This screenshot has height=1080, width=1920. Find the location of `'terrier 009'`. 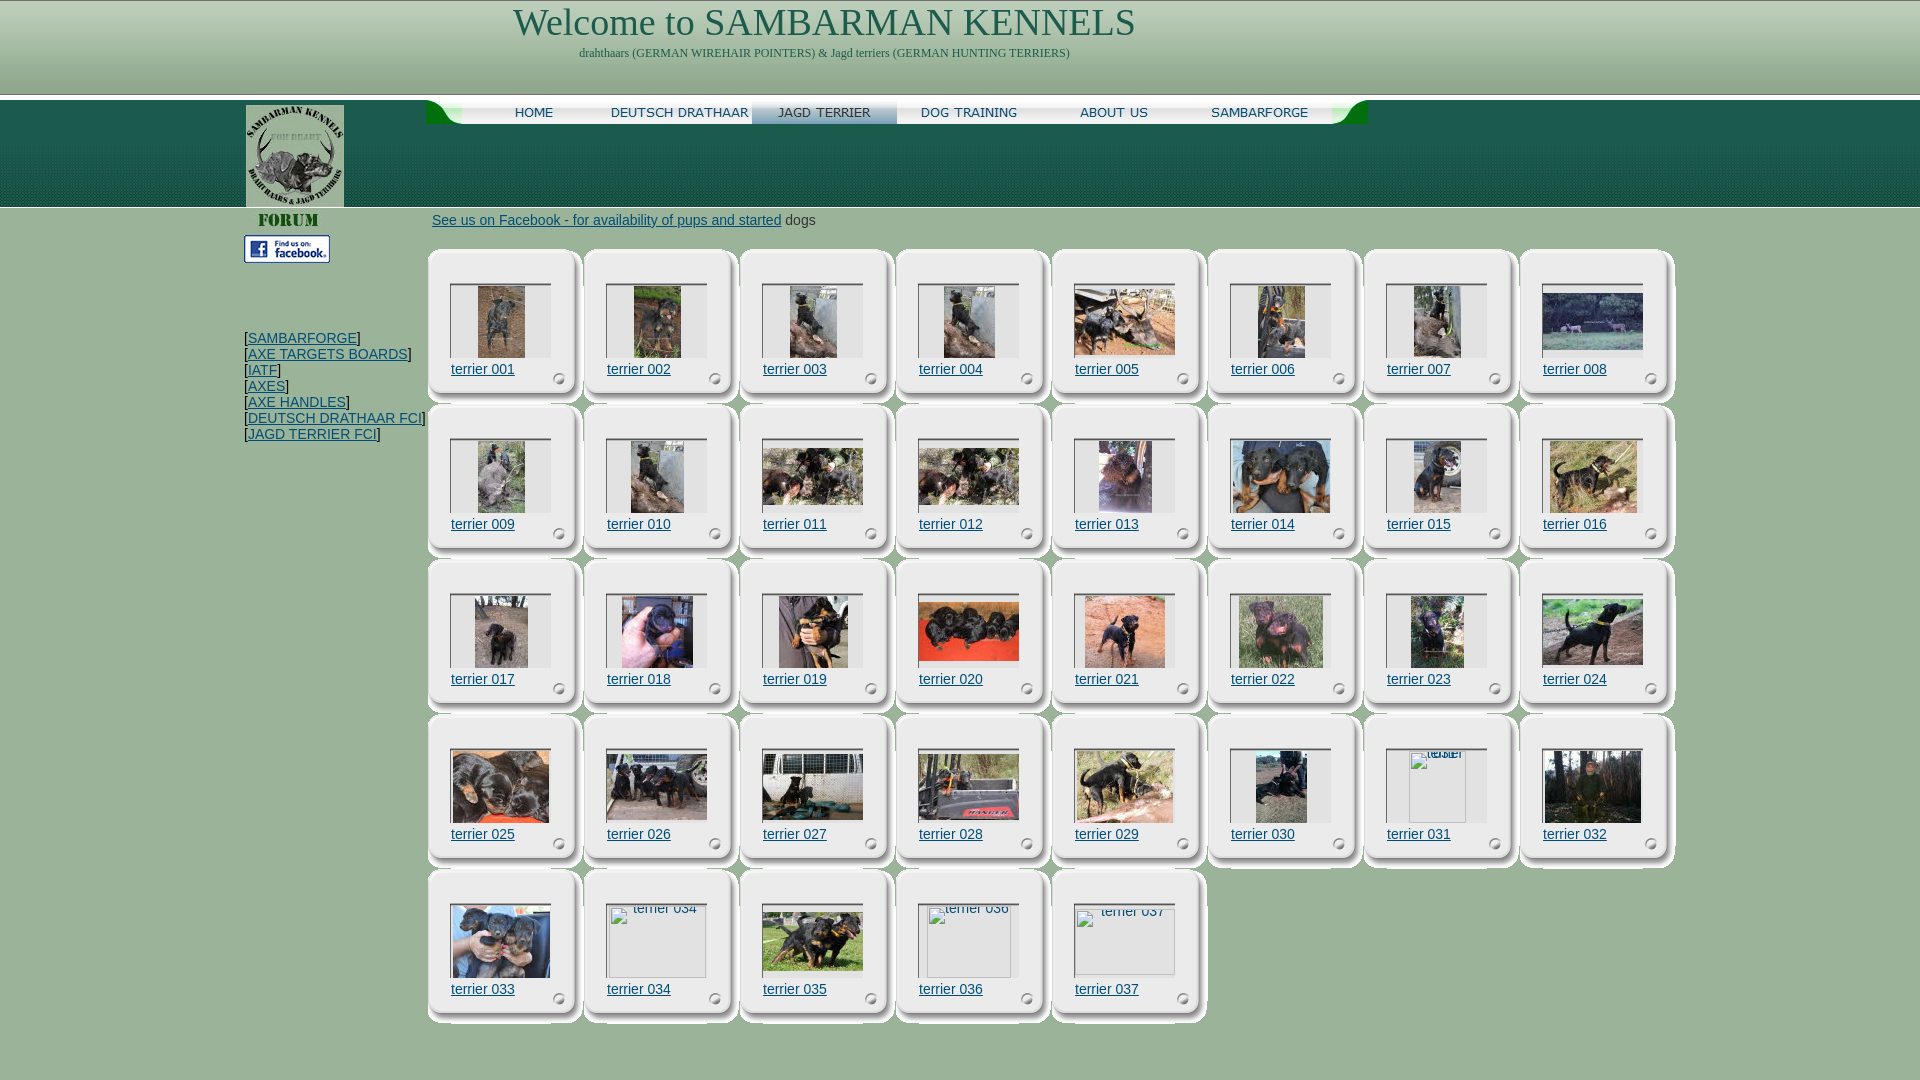

'terrier 009' is located at coordinates (483, 523).